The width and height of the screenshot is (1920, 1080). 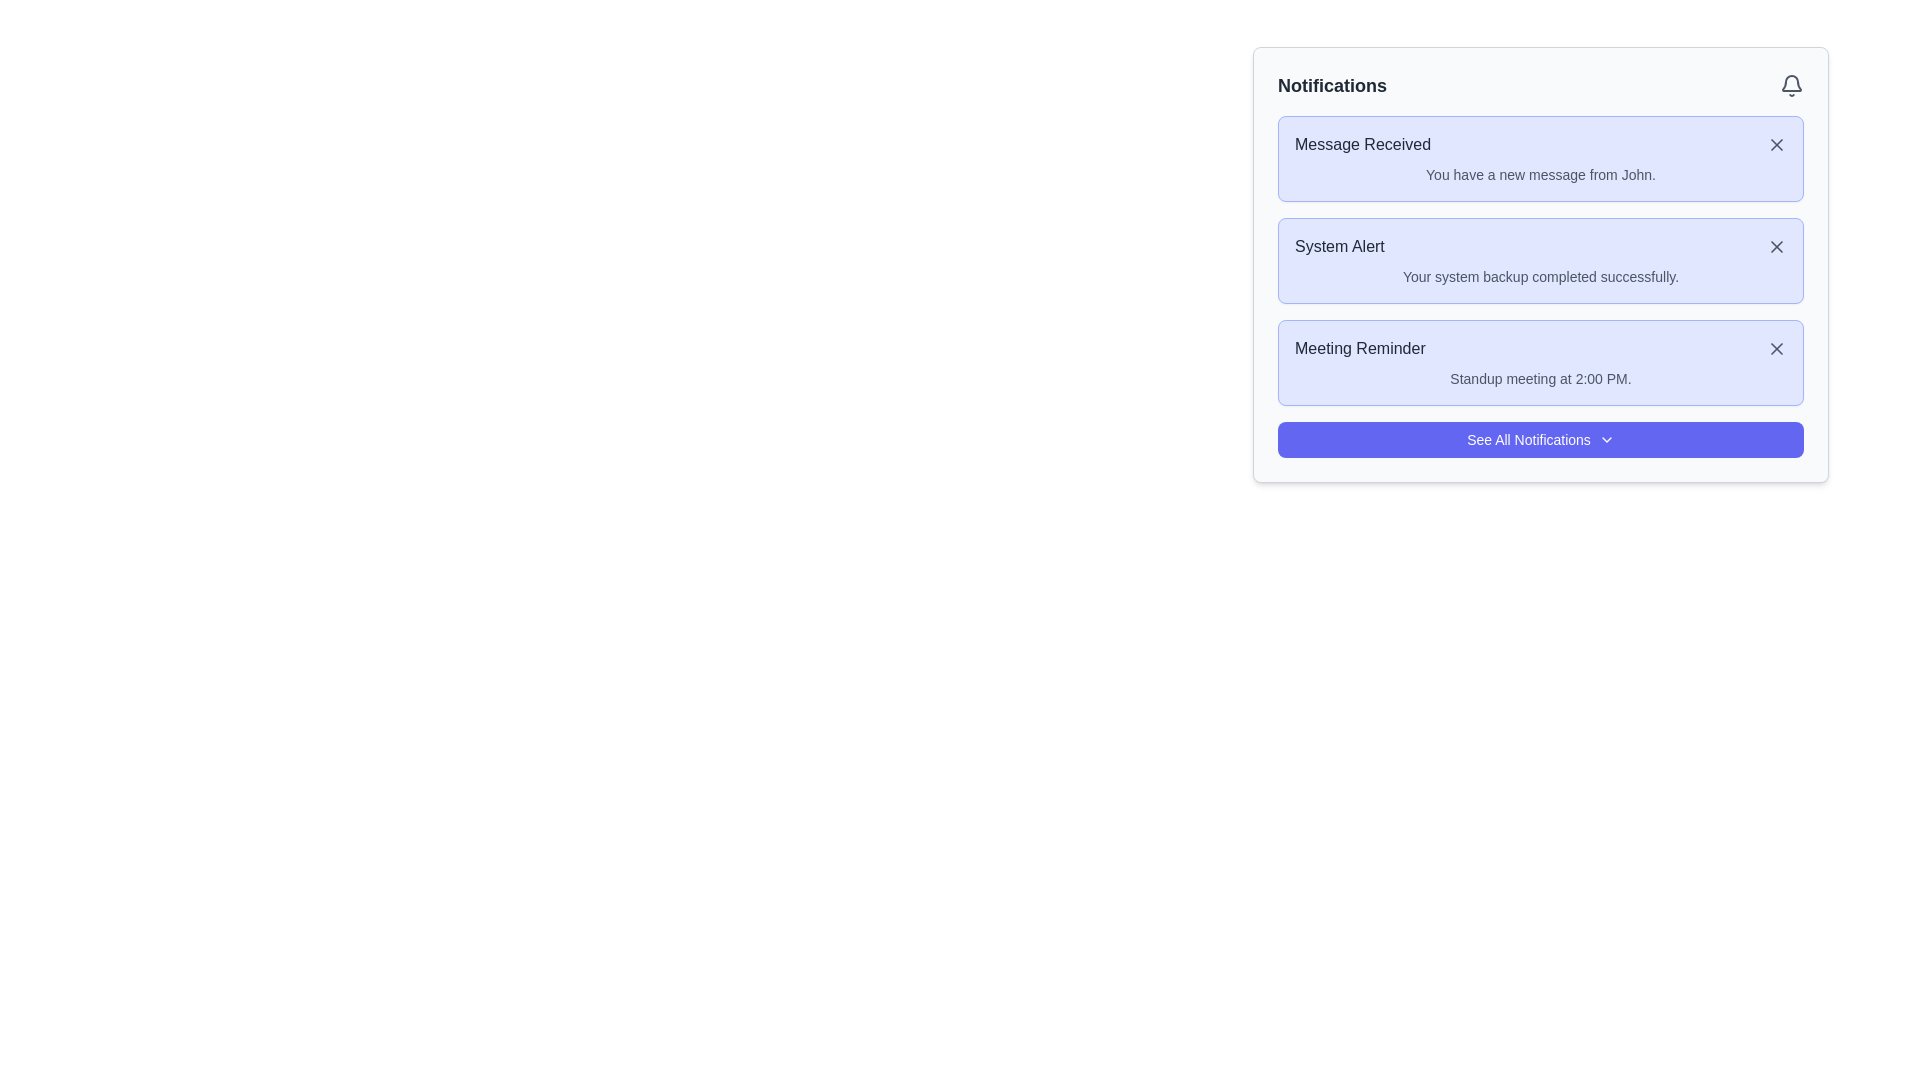 I want to click on the notification message that reads 'You have a new message from John.' located below the 'Message Received' label in the pastel blue notification card, so click(x=1539, y=173).